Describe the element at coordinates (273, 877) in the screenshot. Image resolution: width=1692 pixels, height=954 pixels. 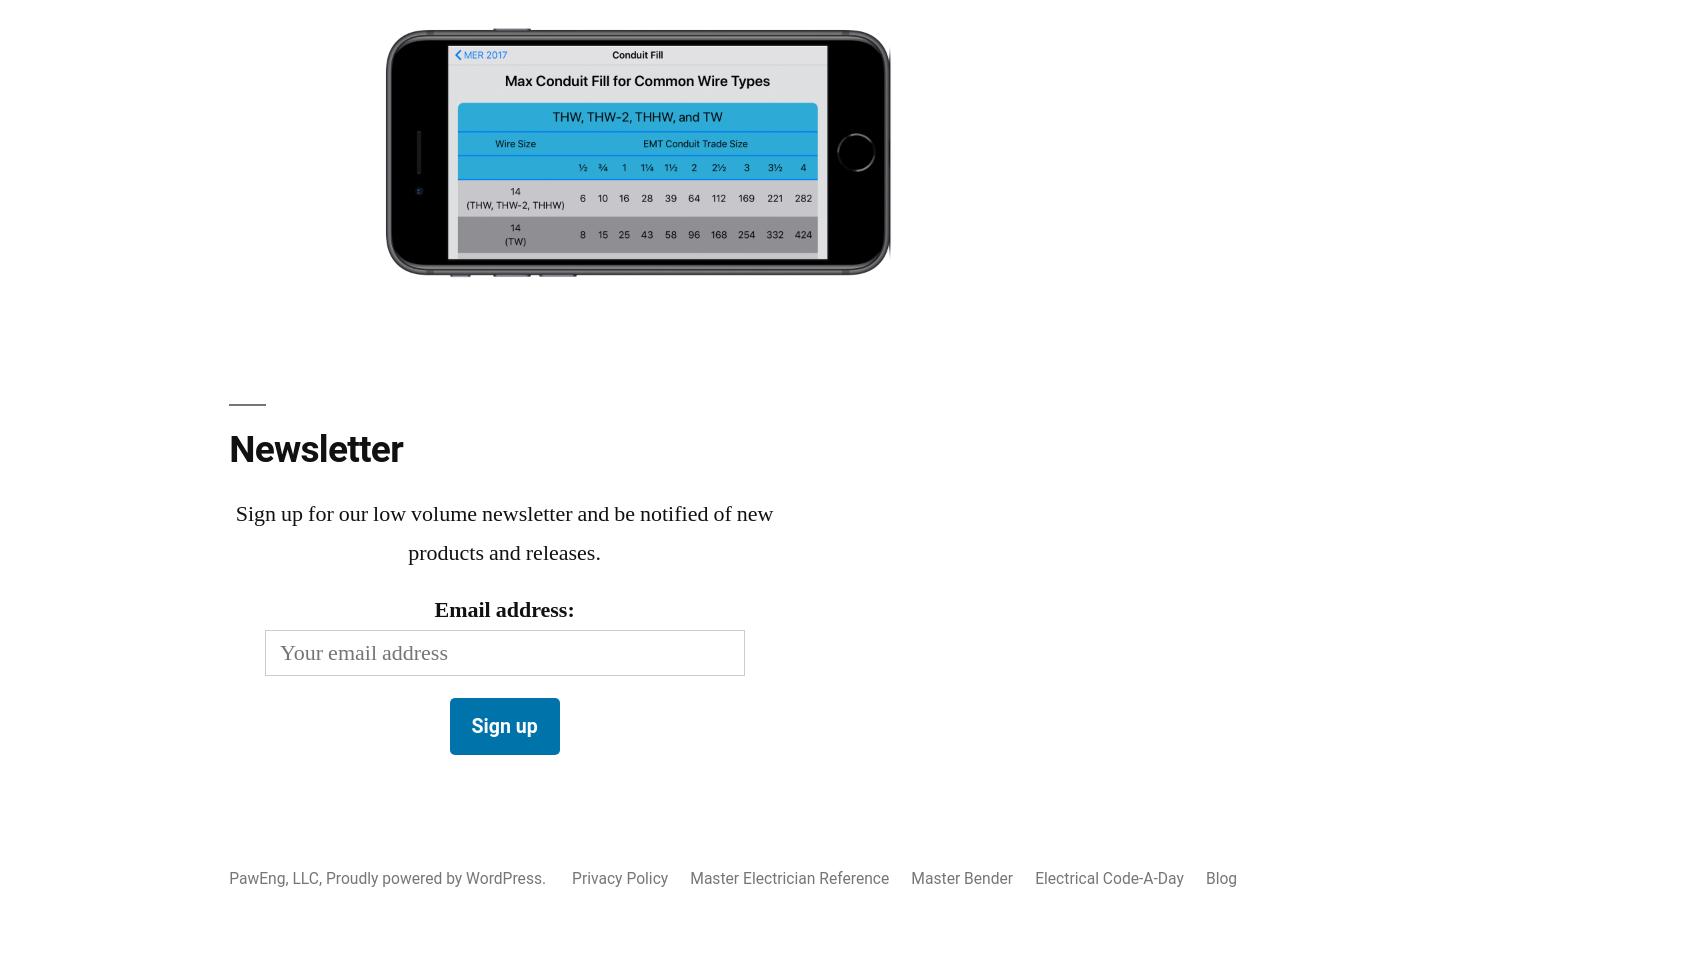
I see `'PawEng, LLC'` at that location.